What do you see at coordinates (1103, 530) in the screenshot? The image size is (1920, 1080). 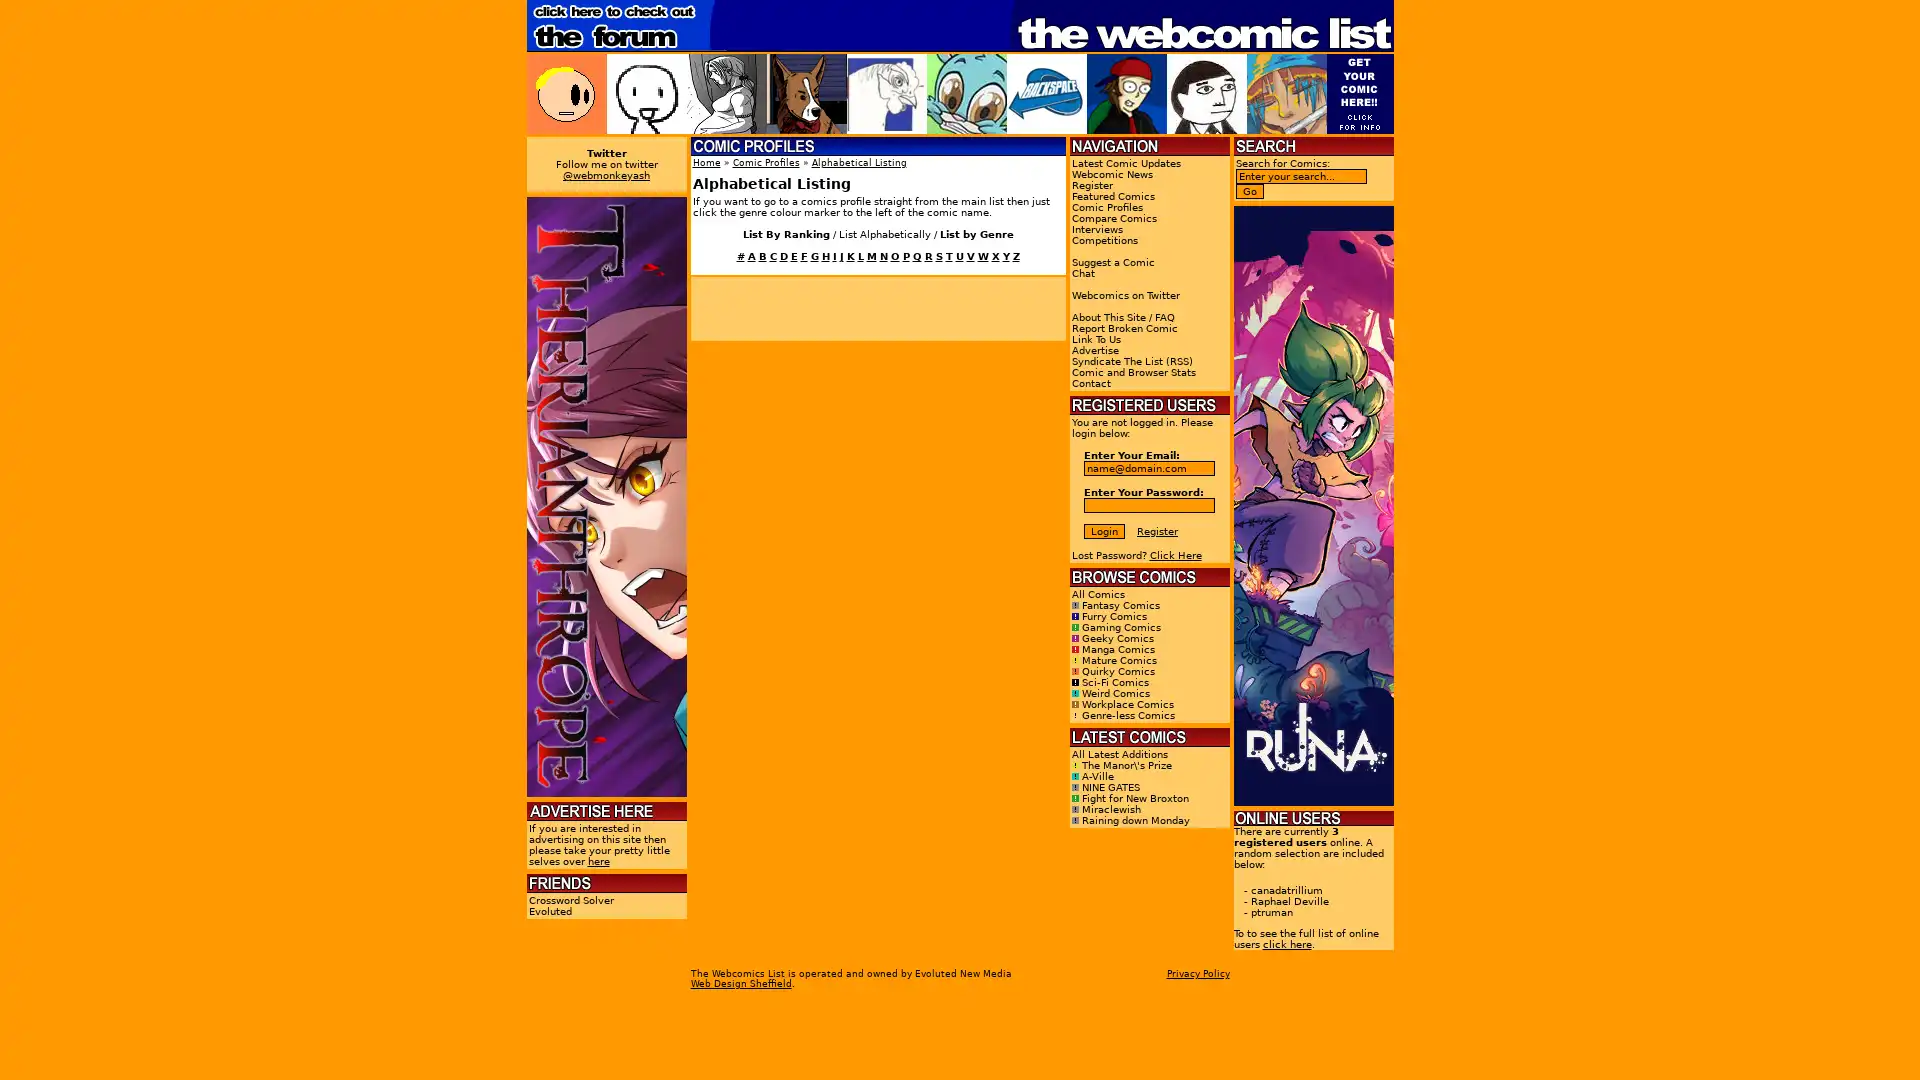 I see `Login` at bounding box center [1103, 530].